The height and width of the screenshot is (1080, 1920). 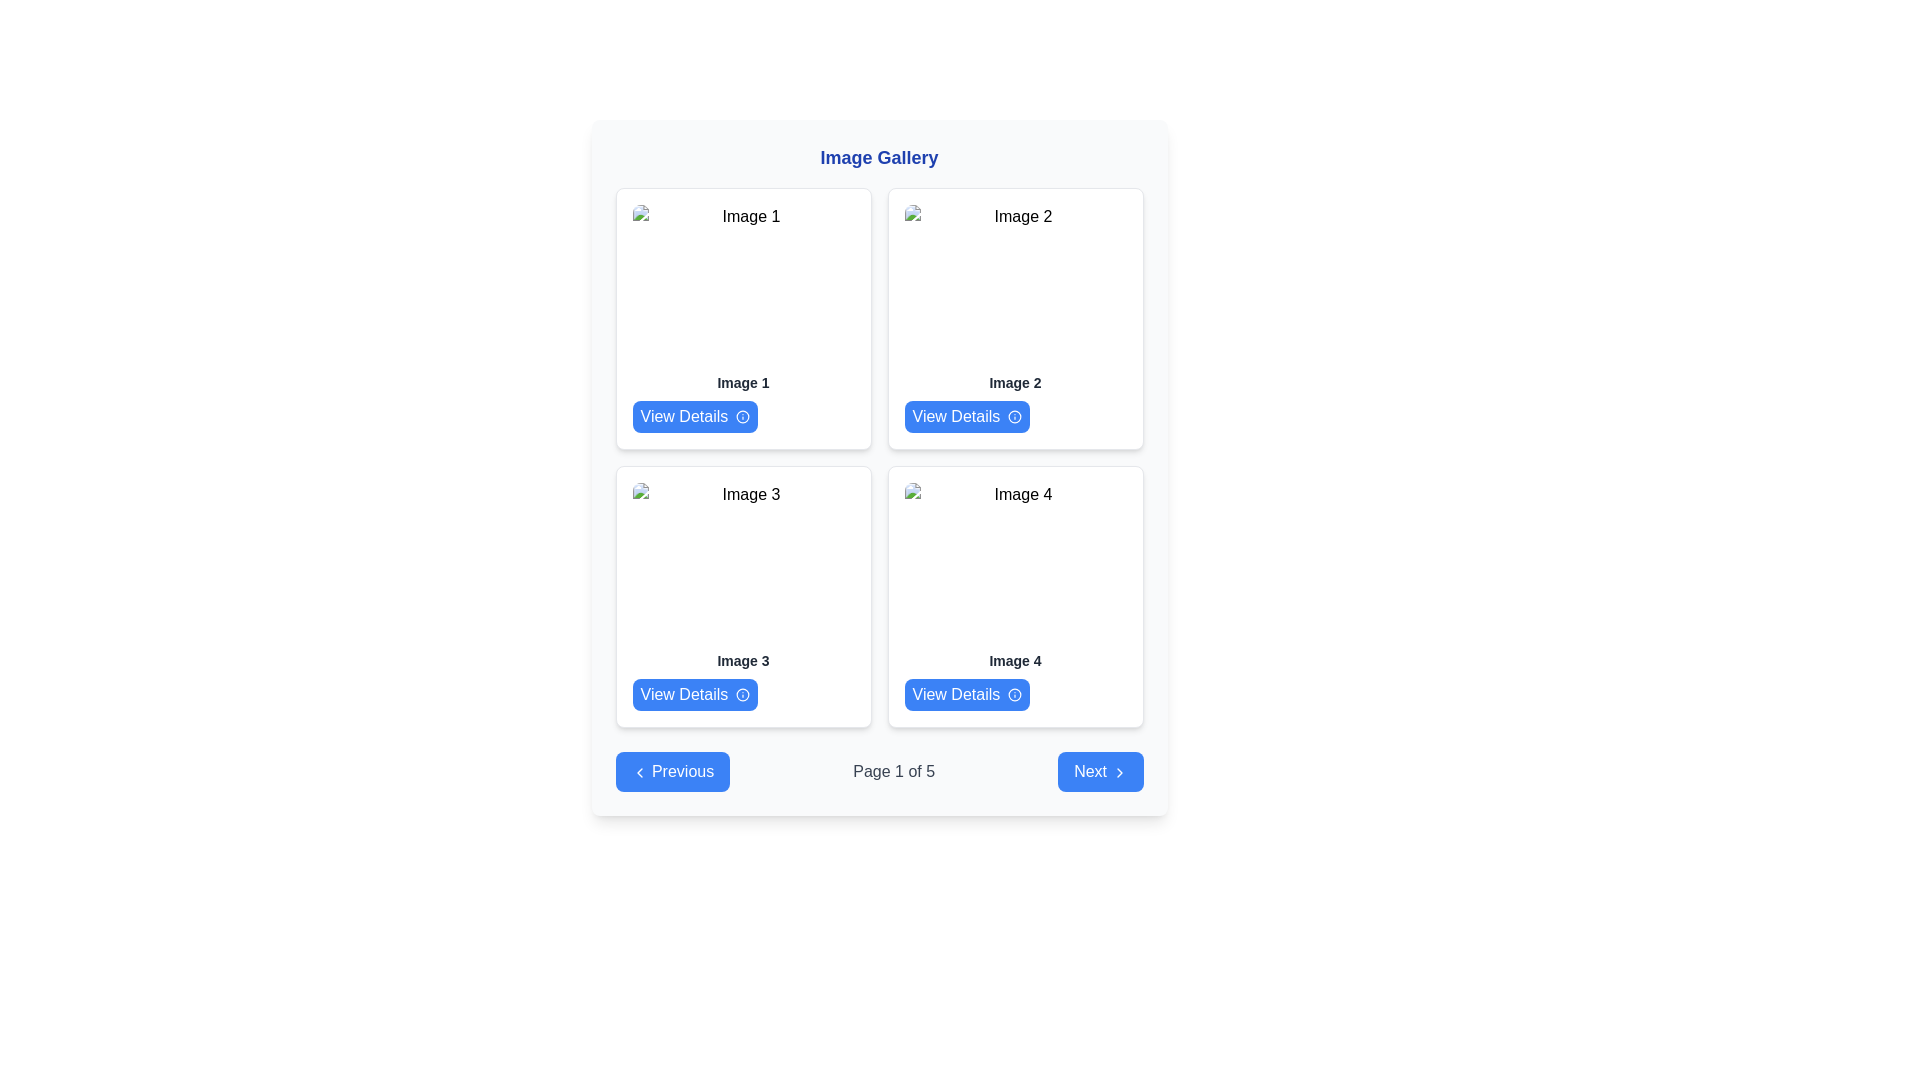 I want to click on the label element located in the top-left card of a 2x2 grid layout, which serves as a title for the image above it, so click(x=742, y=382).